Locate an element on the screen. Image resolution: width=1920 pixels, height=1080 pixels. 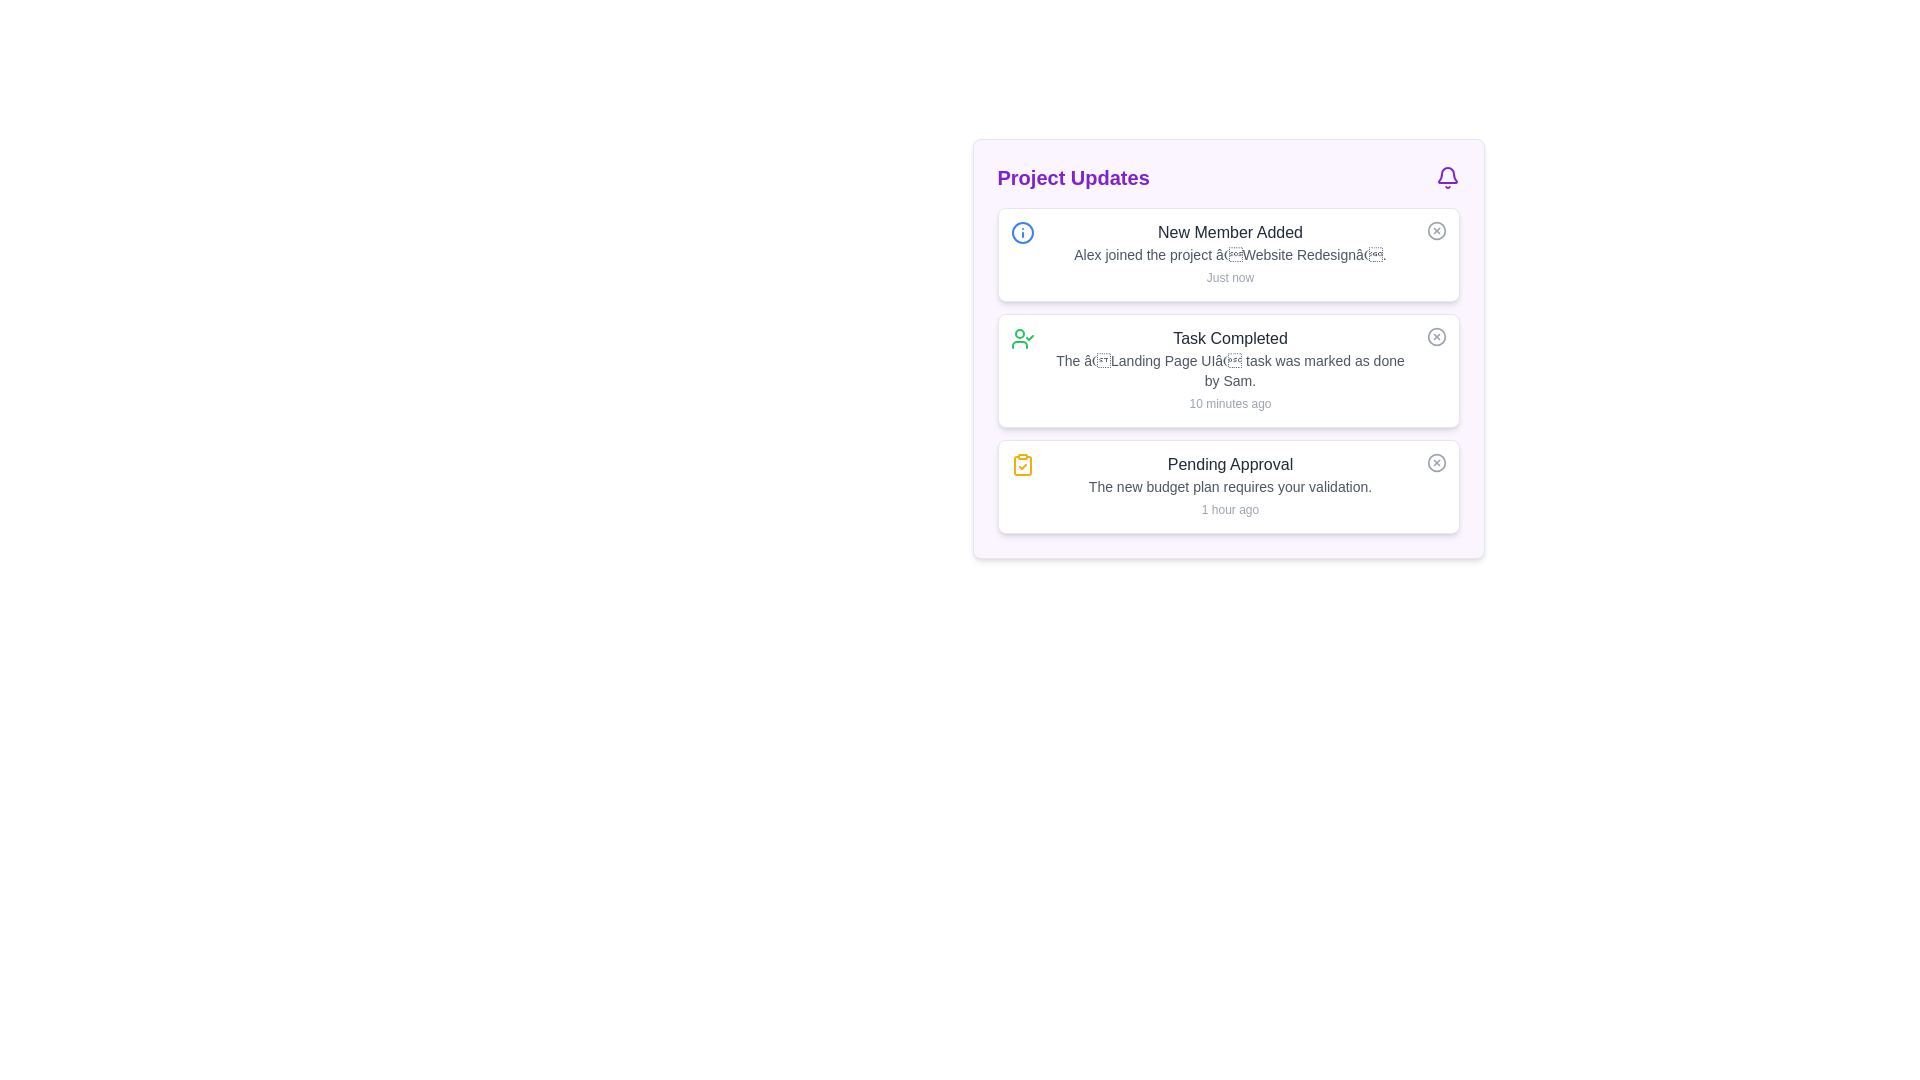
the text node displaying 'Alex joined the project ‘Website Redesign’.' which is located below the headline 'New Member Added' and above the timestamp 'Just now' within the notification card is located at coordinates (1229, 253).